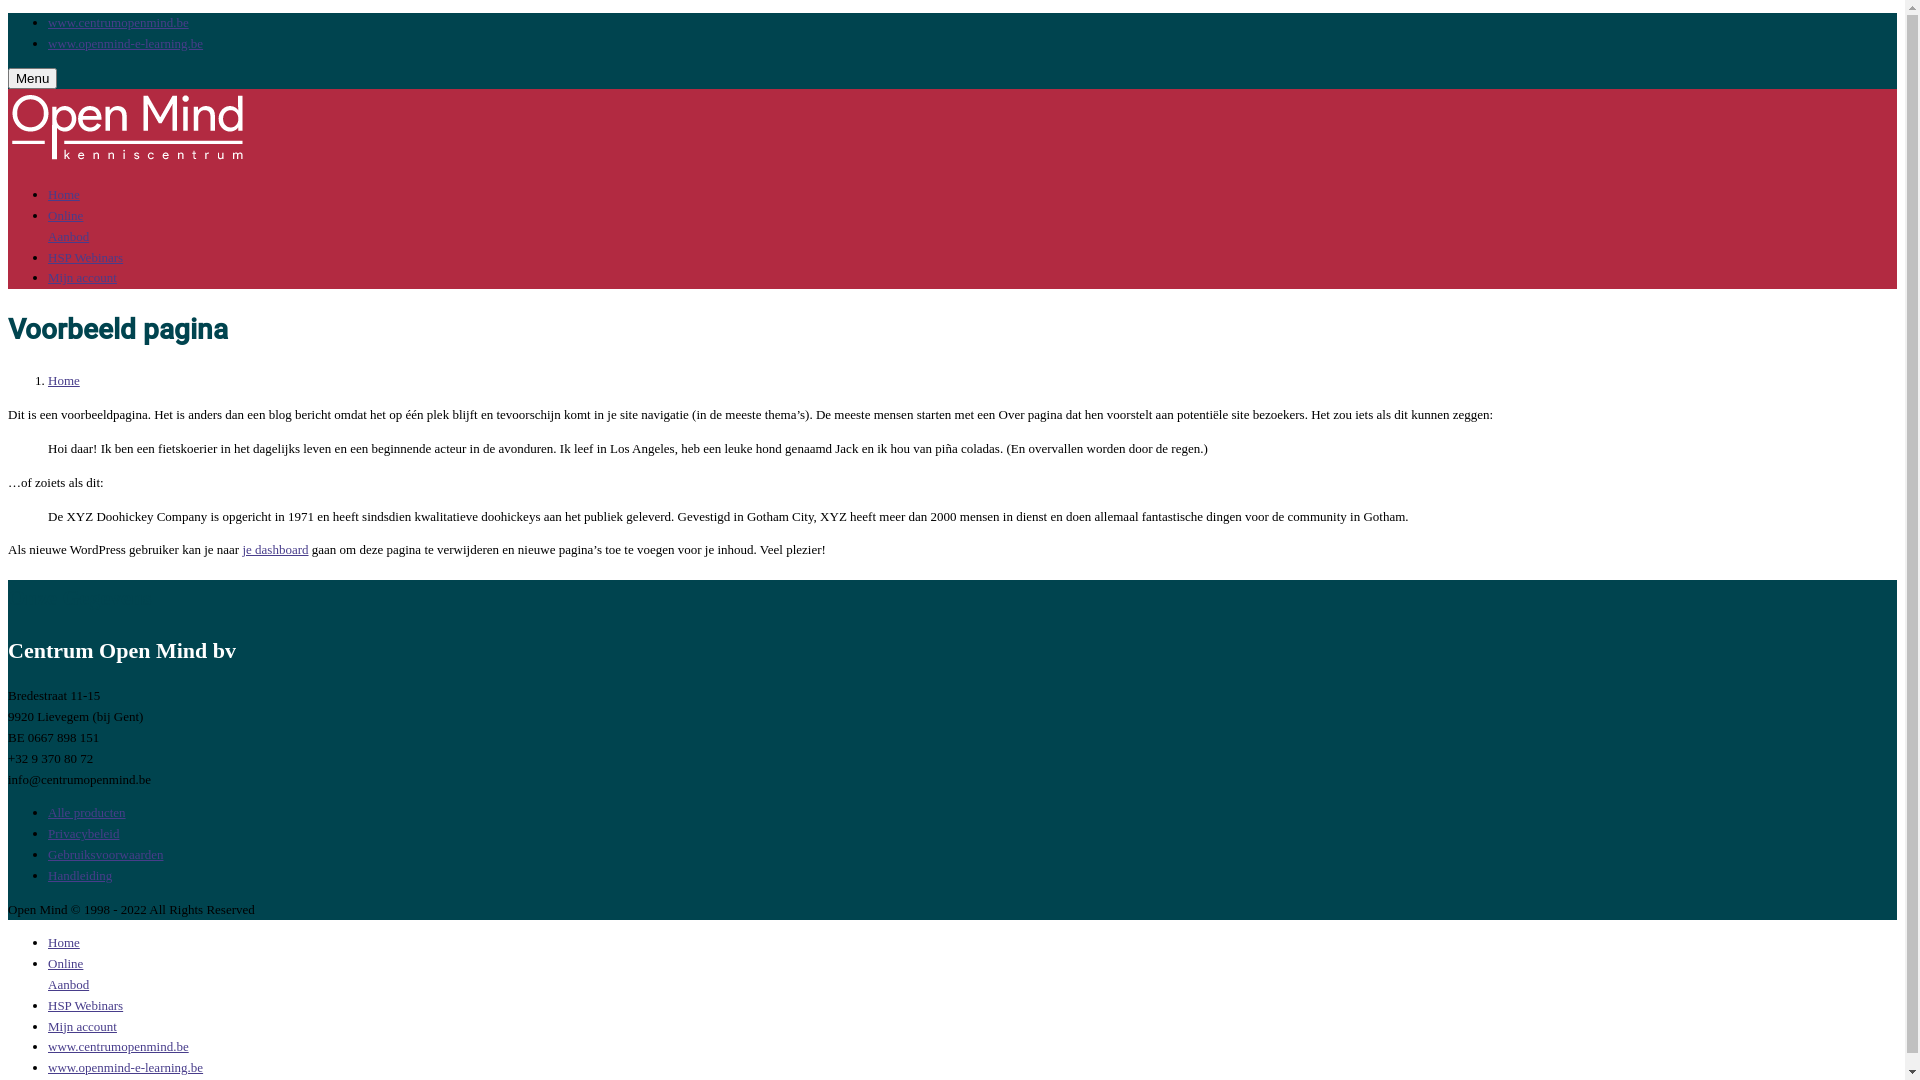  Describe the element at coordinates (273, 549) in the screenshot. I see `'je dashboard'` at that location.